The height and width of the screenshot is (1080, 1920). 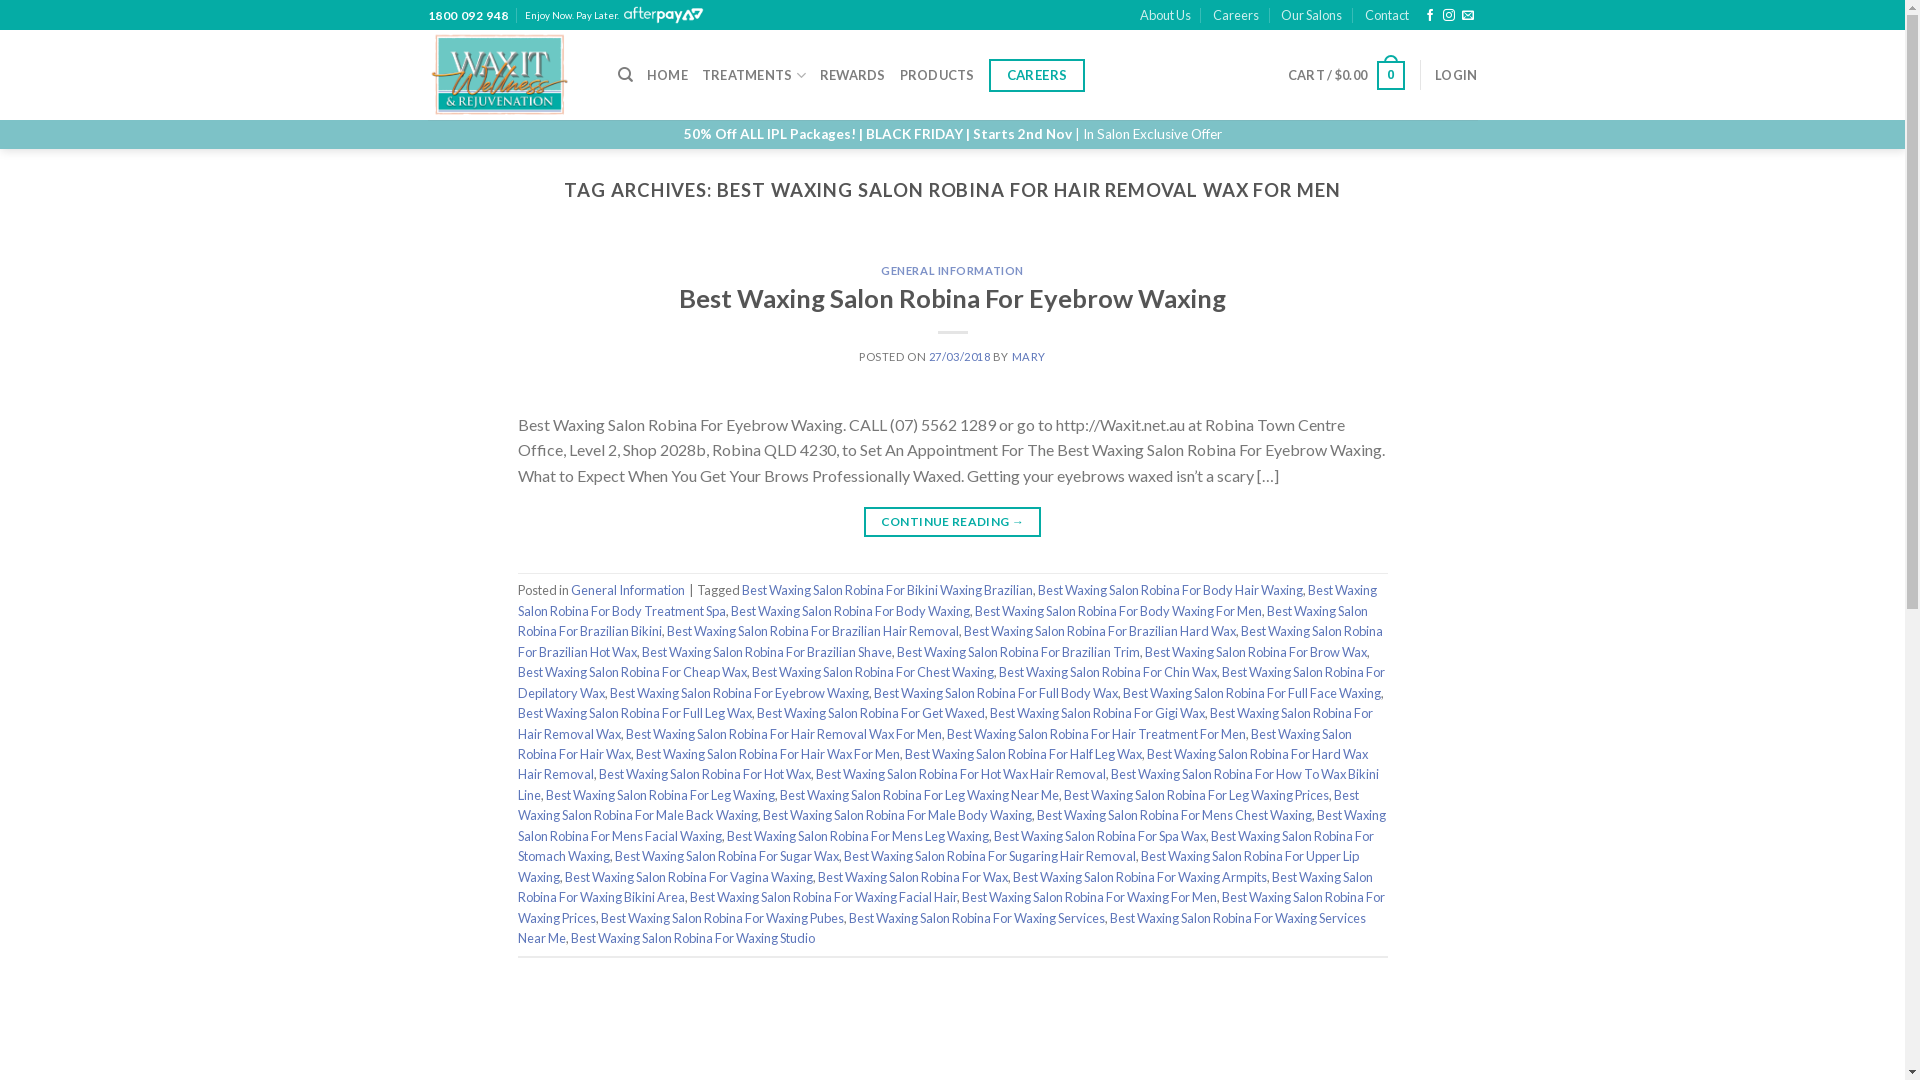 I want to click on 'Contact', so click(x=1386, y=15).